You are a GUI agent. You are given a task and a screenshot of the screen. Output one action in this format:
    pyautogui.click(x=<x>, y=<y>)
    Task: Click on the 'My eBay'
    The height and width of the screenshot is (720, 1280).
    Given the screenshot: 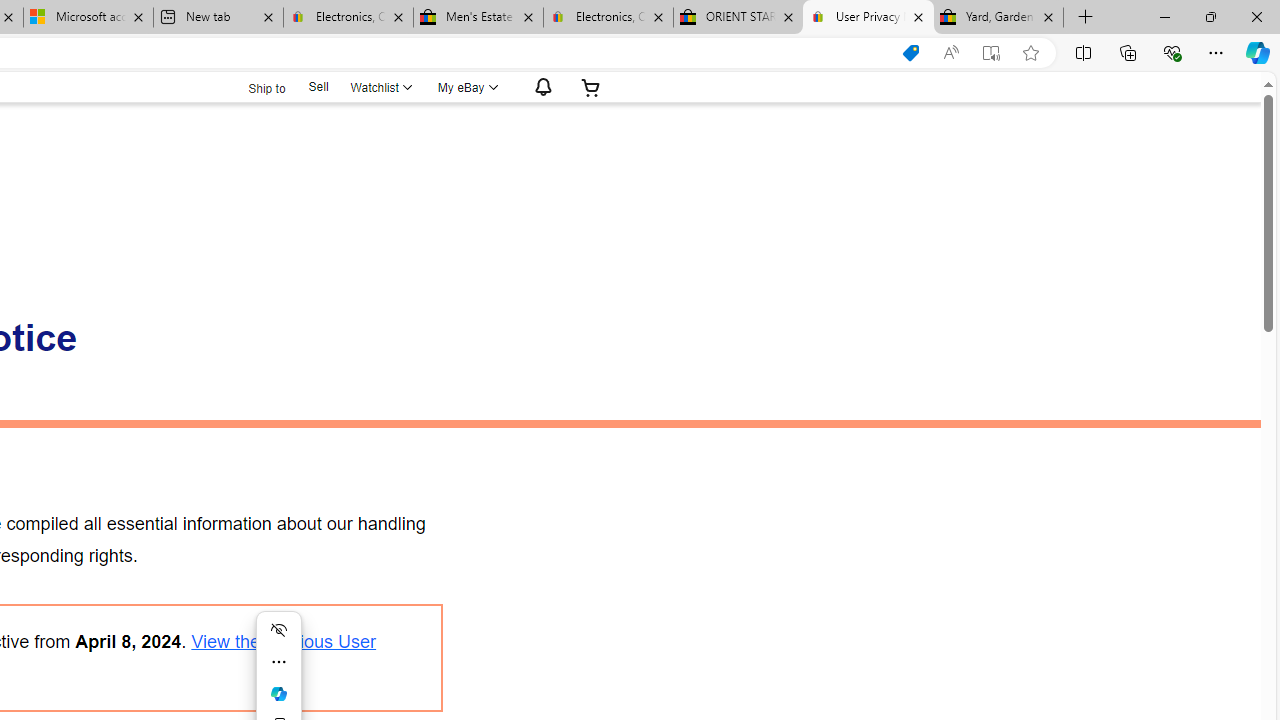 What is the action you would take?
    pyautogui.click(x=465, y=86)
    